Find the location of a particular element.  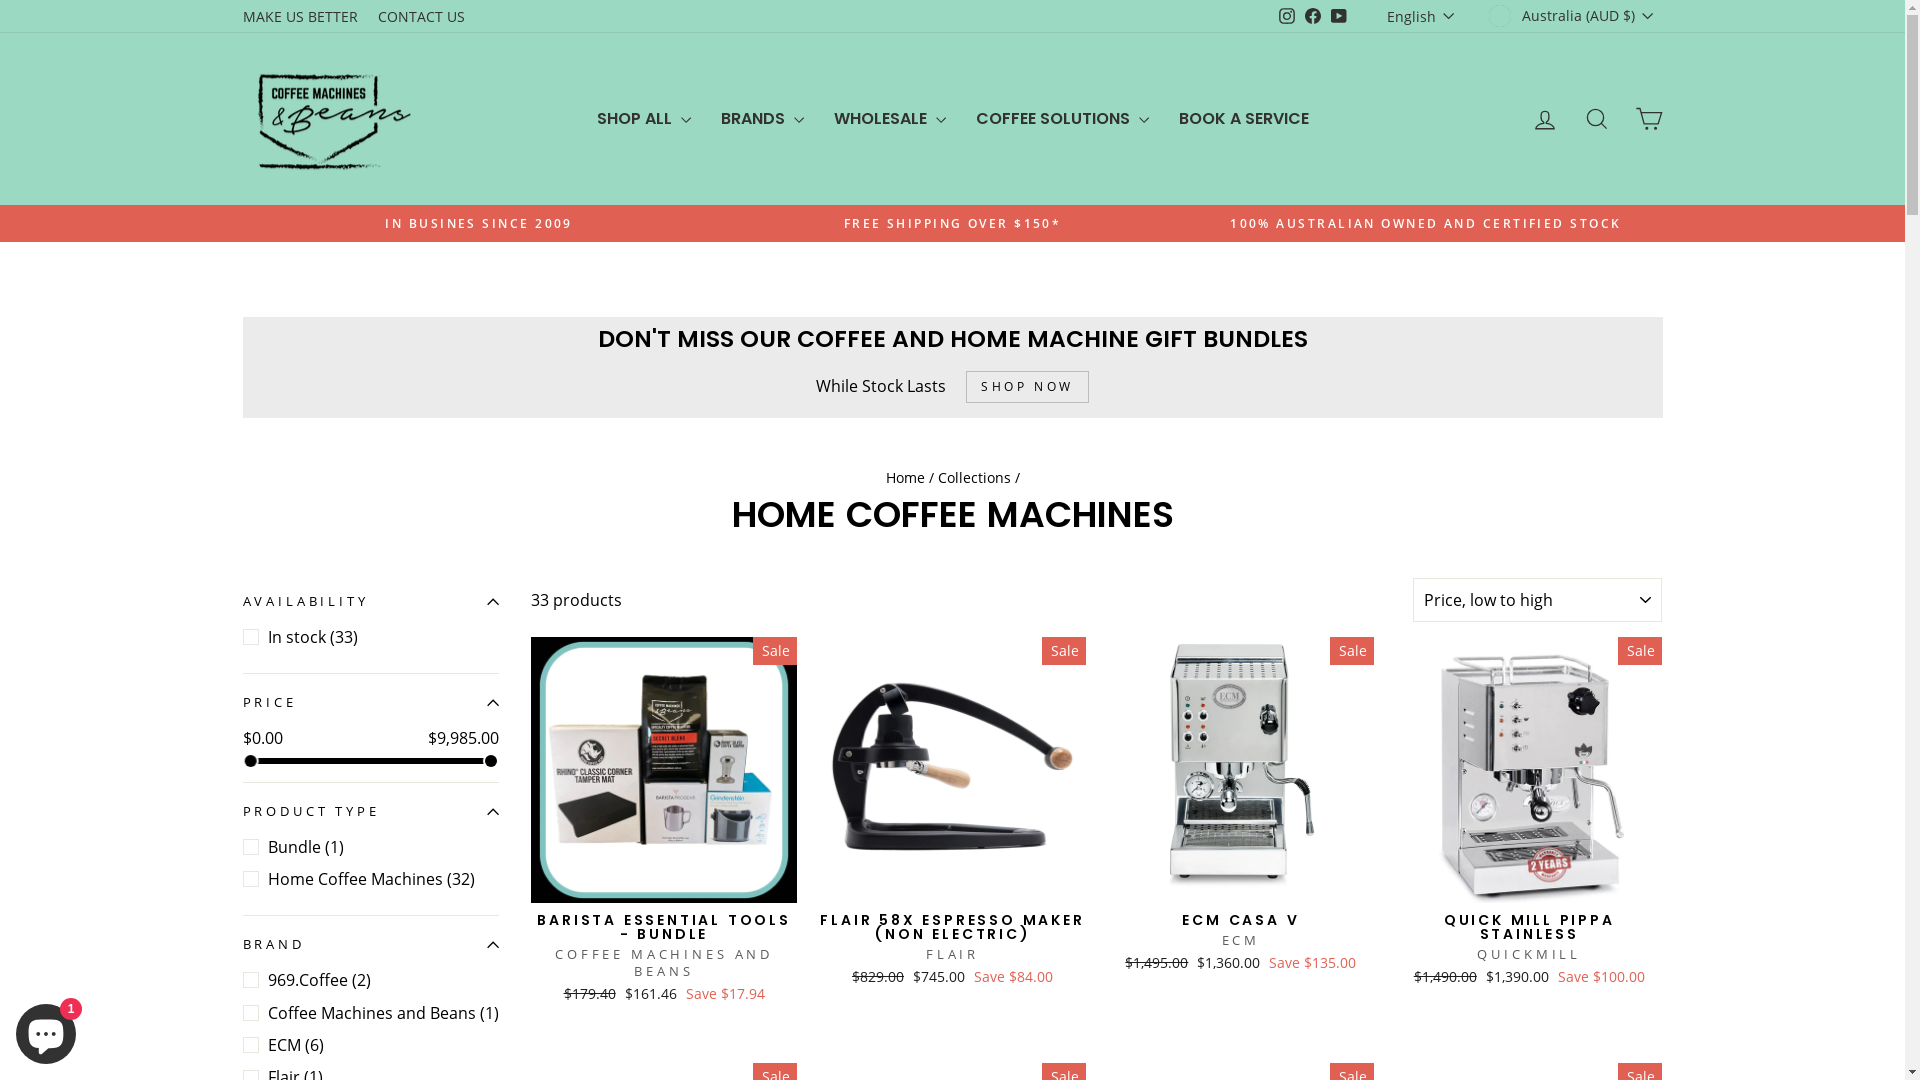

'SEARCH' is located at coordinates (1595, 119).